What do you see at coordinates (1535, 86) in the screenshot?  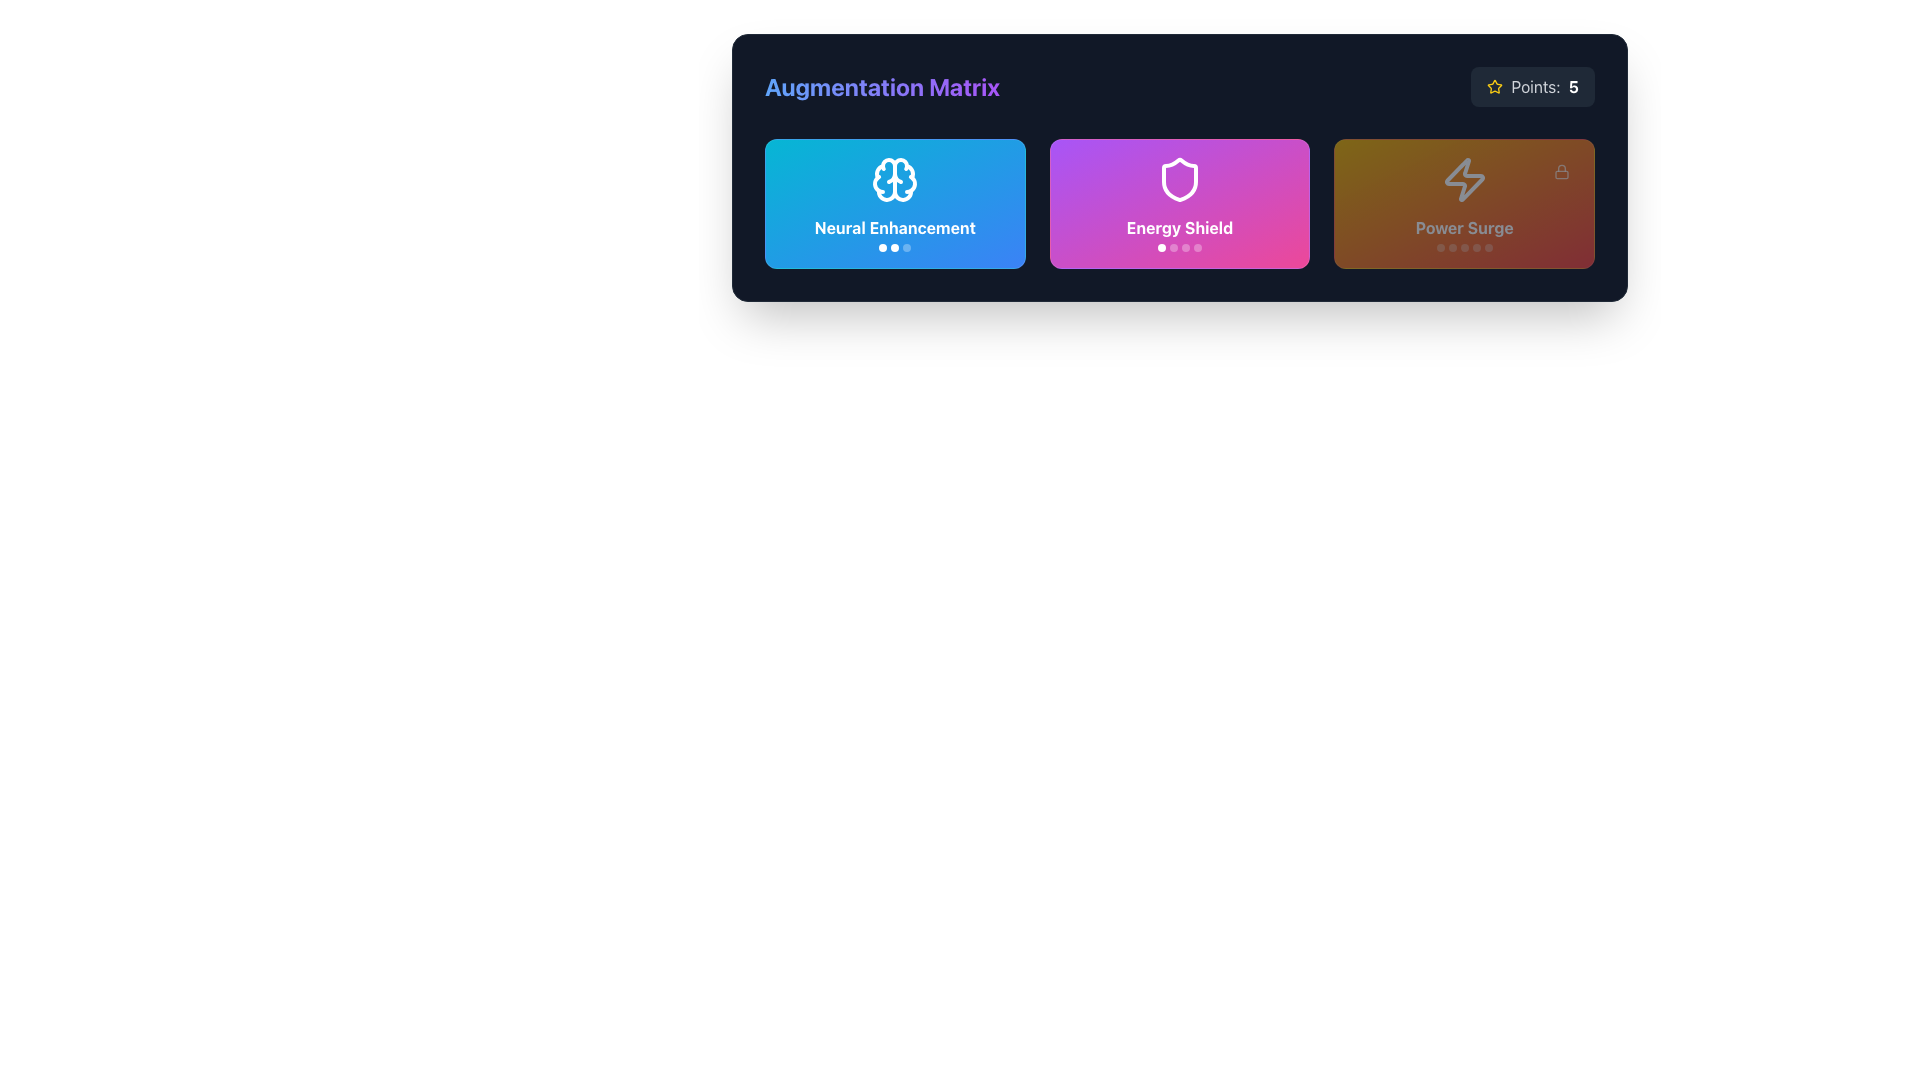 I see `the static text label displaying 'Points:' with gray text color, located on a dark background, styled with the class 'text-gray-300'` at bounding box center [1535, 86].